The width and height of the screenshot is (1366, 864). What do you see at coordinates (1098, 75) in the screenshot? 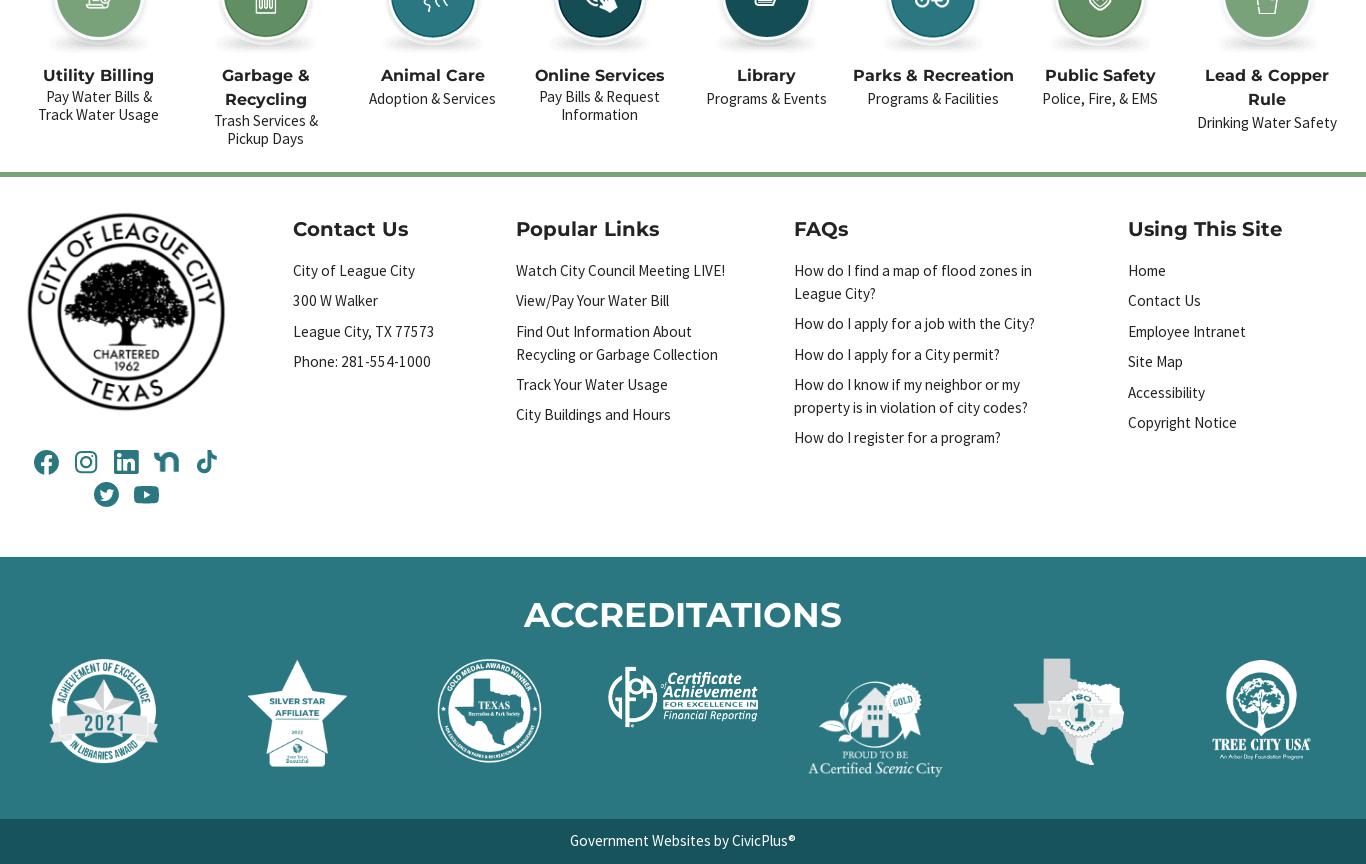
I see `'Public Safety'` at bounding box center [1098, 75].